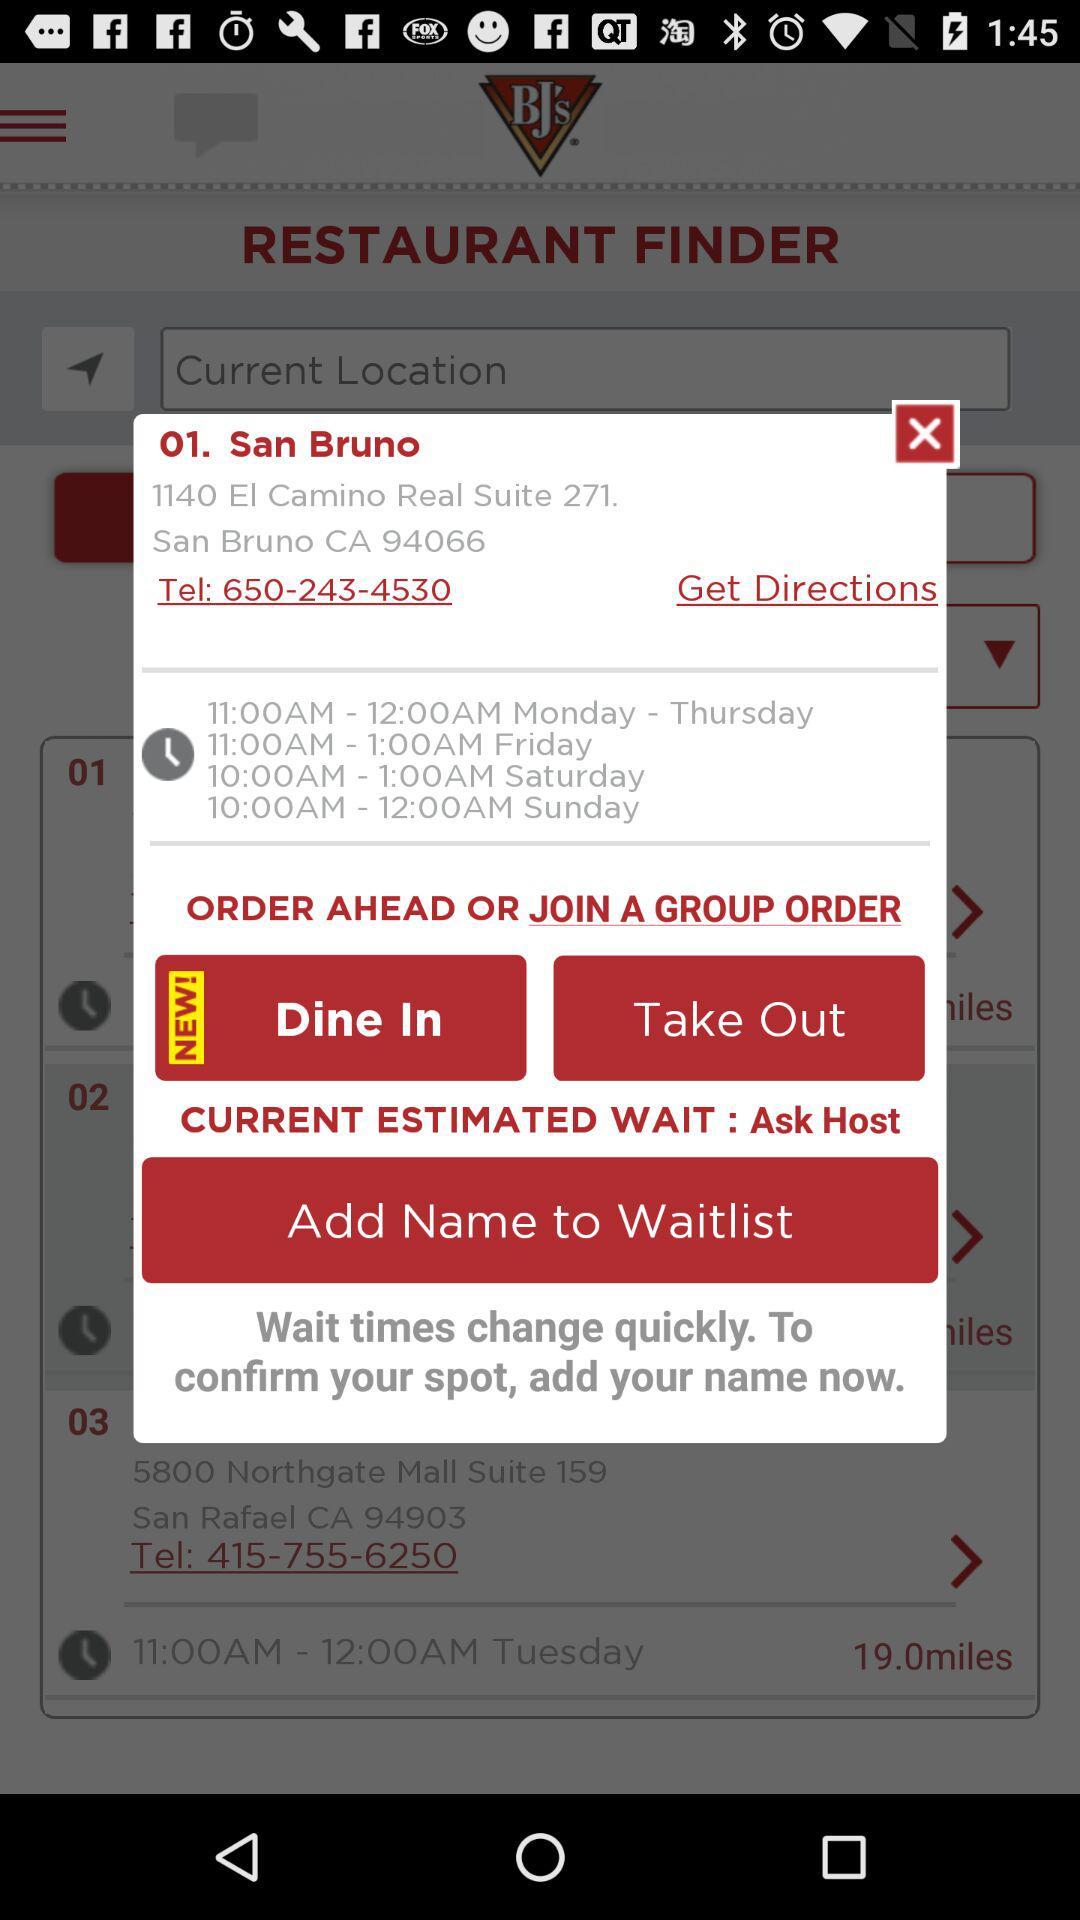 The width and height of the screenshot is (1080, 1920). What do you see at coordinates (925, 433) in the screenshot?
I see `the page` at bounding box center [925, 433].